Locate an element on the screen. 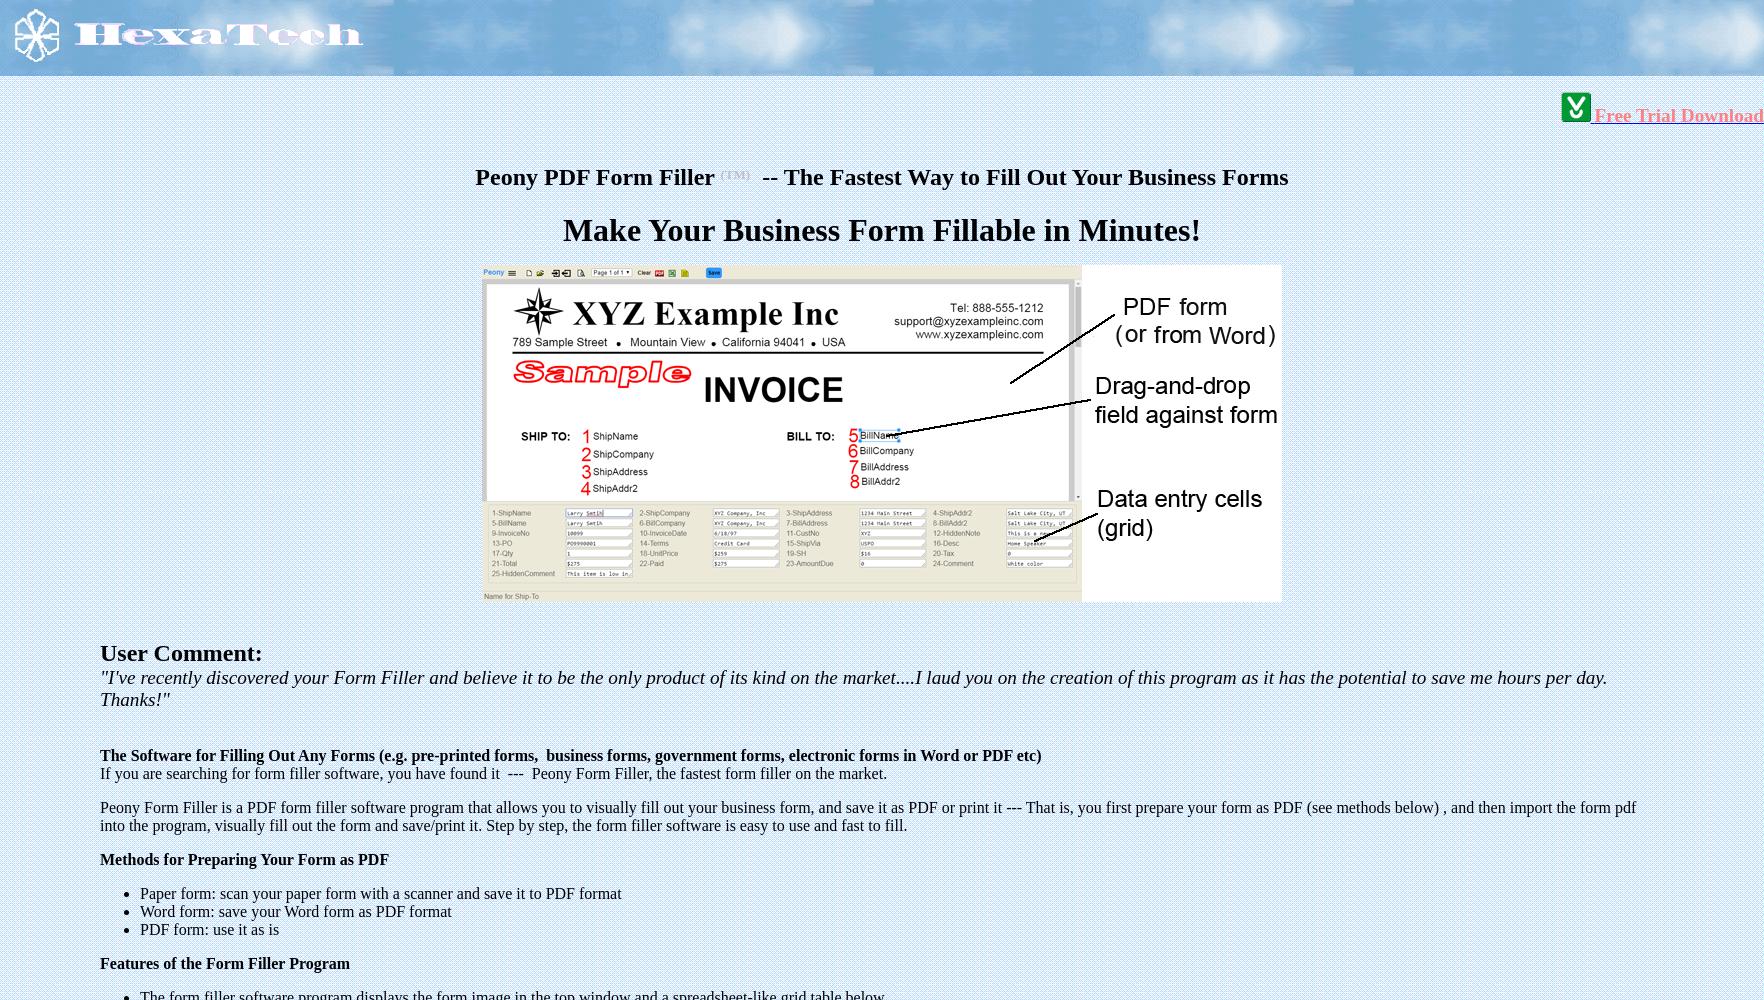  '(TM)' is located at coordinates (735, 173).